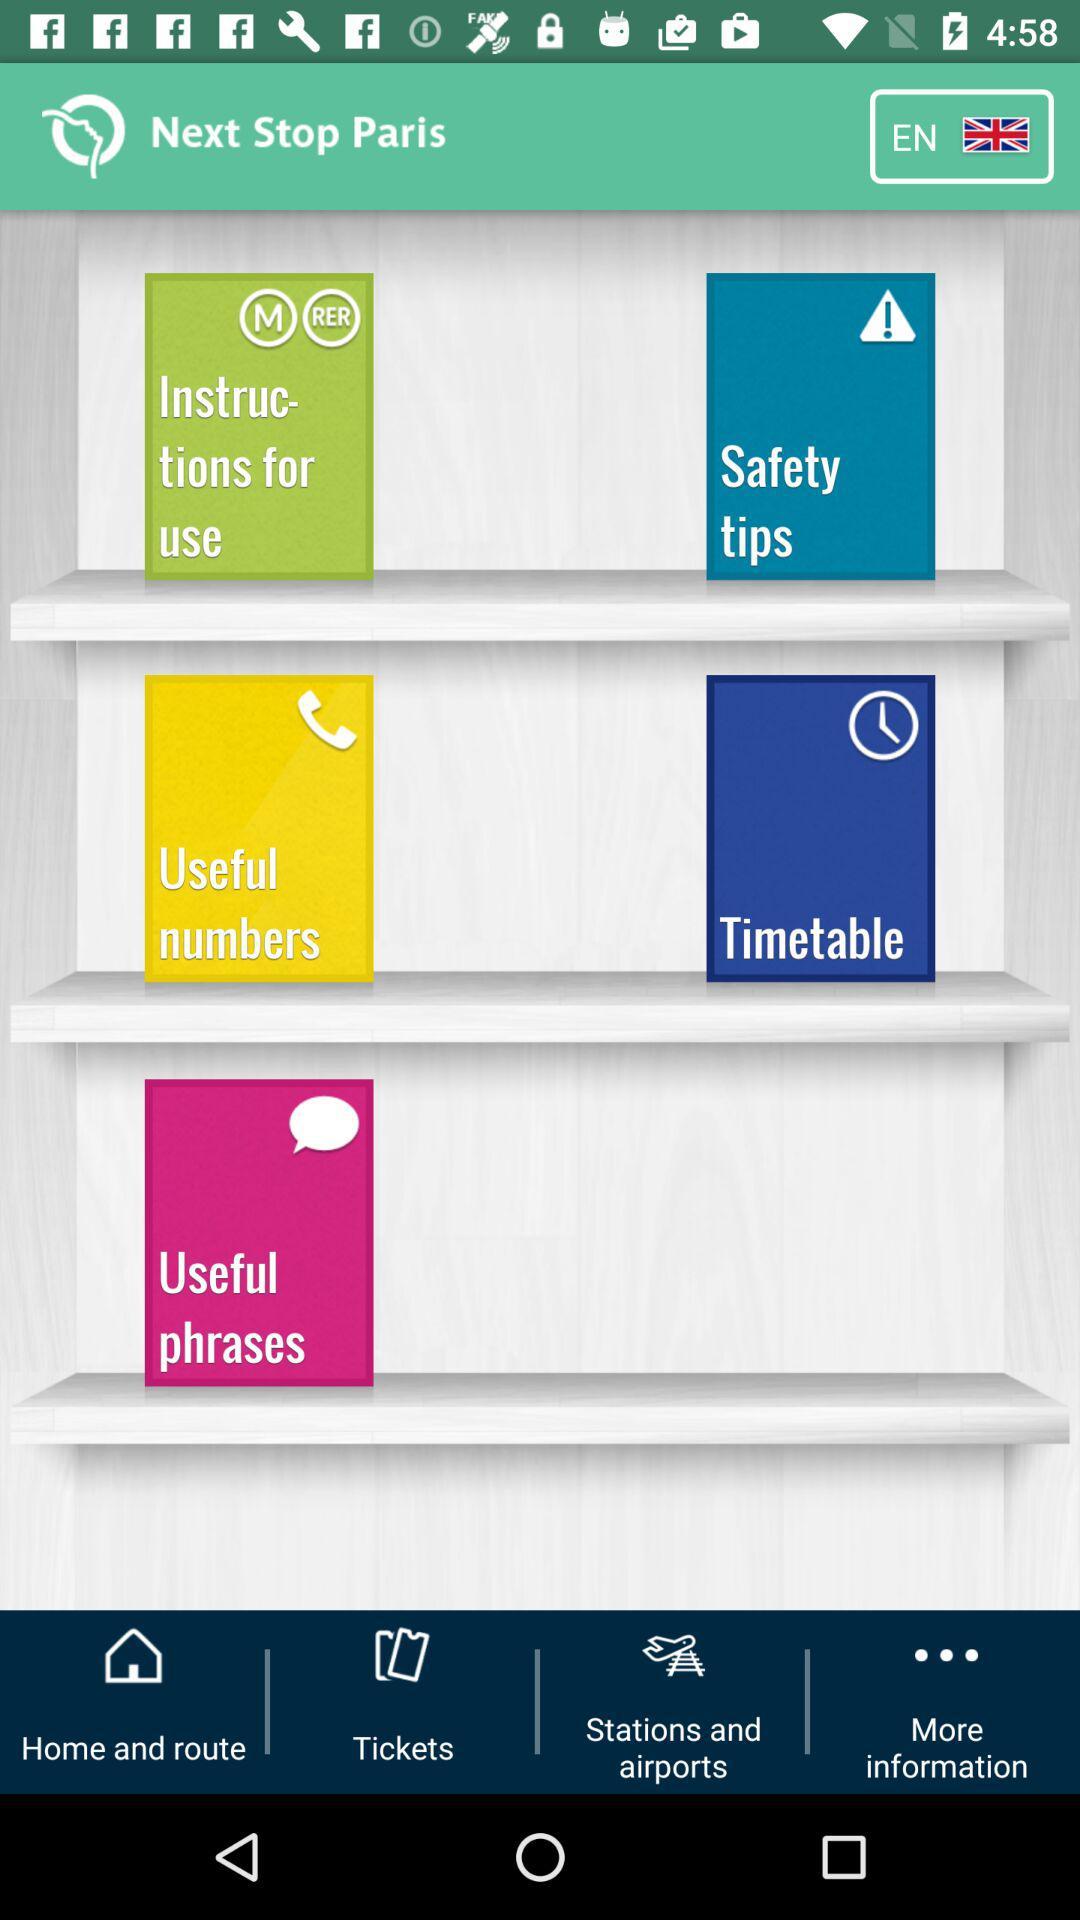 The height and width of the screenshot is (1920, 1080). Describe the element at coordinates (820, 837) in the screenshot. I see `the item to the right of the useful numbers icon` at that location.